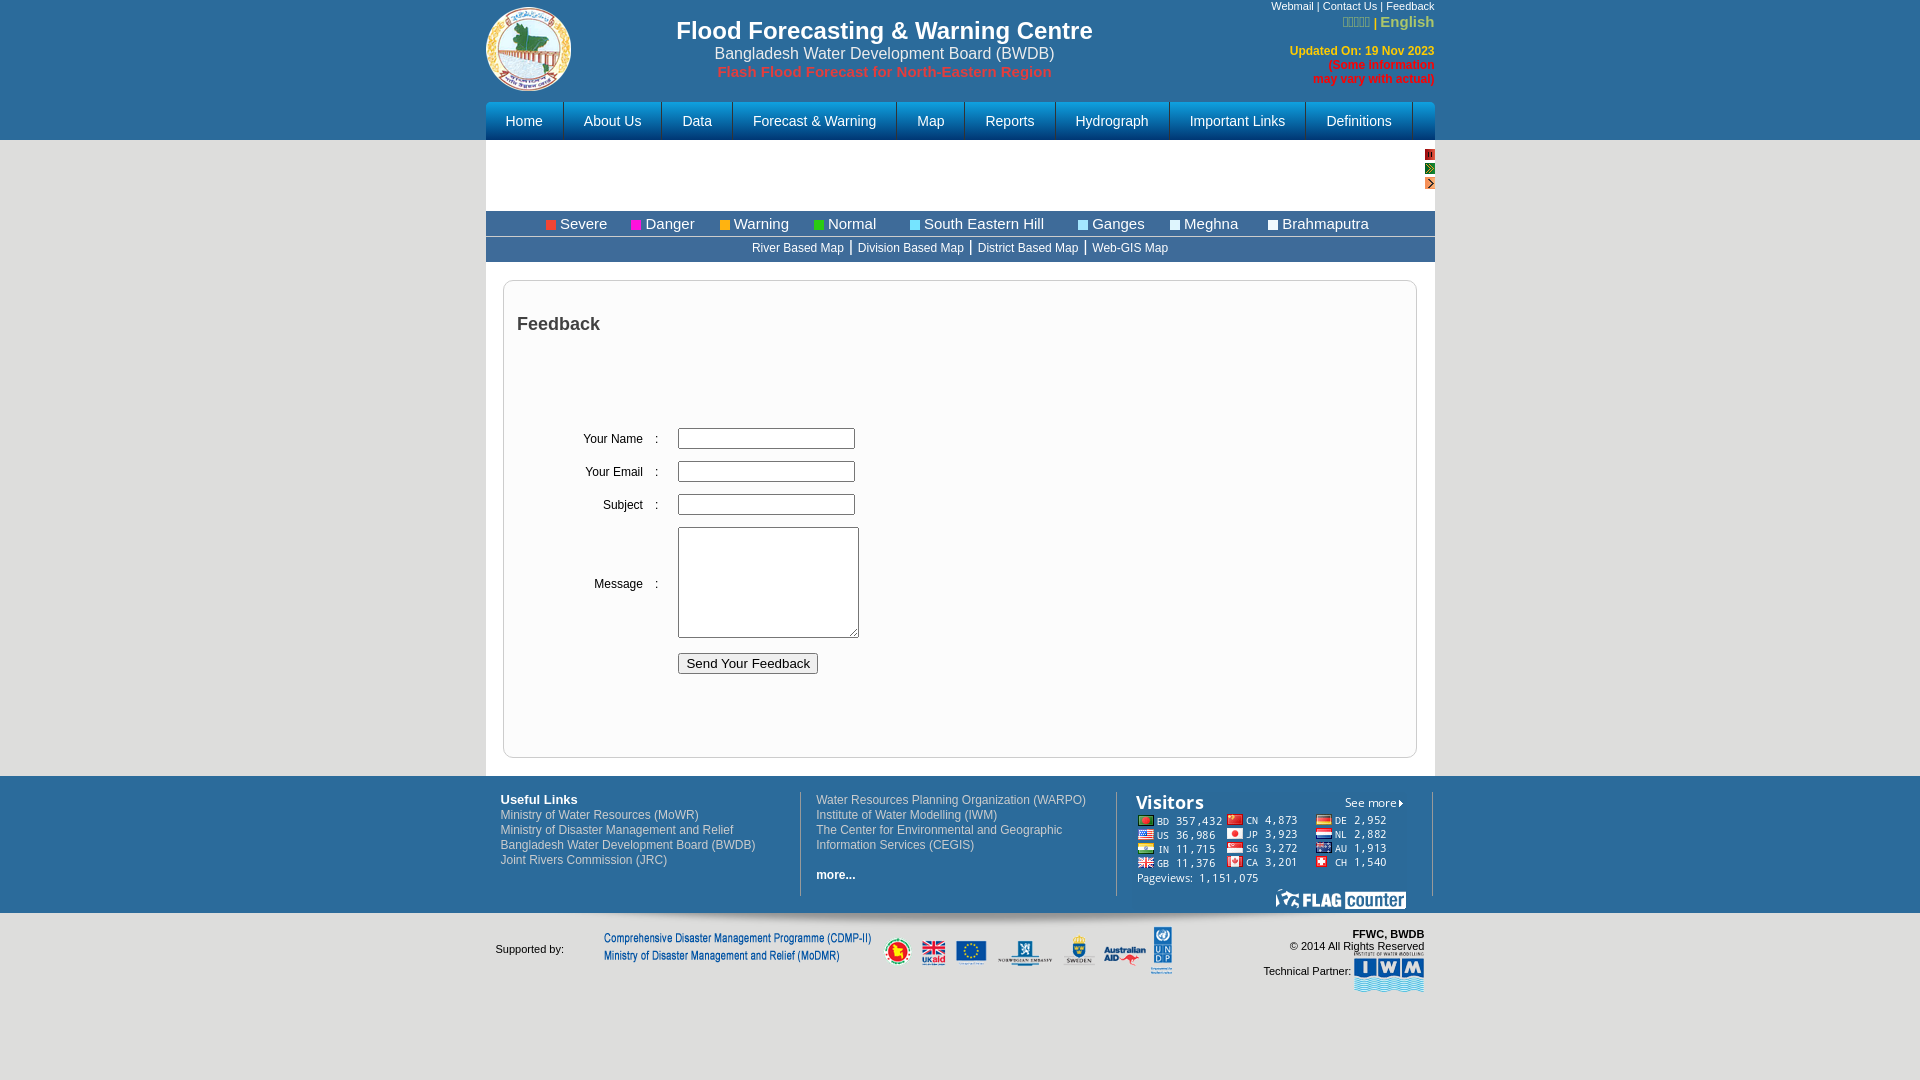 This screenshot has height=1080, width=1920. I want to click on 'Ministry of Water Resources (MoWR)', so click(598, 814).